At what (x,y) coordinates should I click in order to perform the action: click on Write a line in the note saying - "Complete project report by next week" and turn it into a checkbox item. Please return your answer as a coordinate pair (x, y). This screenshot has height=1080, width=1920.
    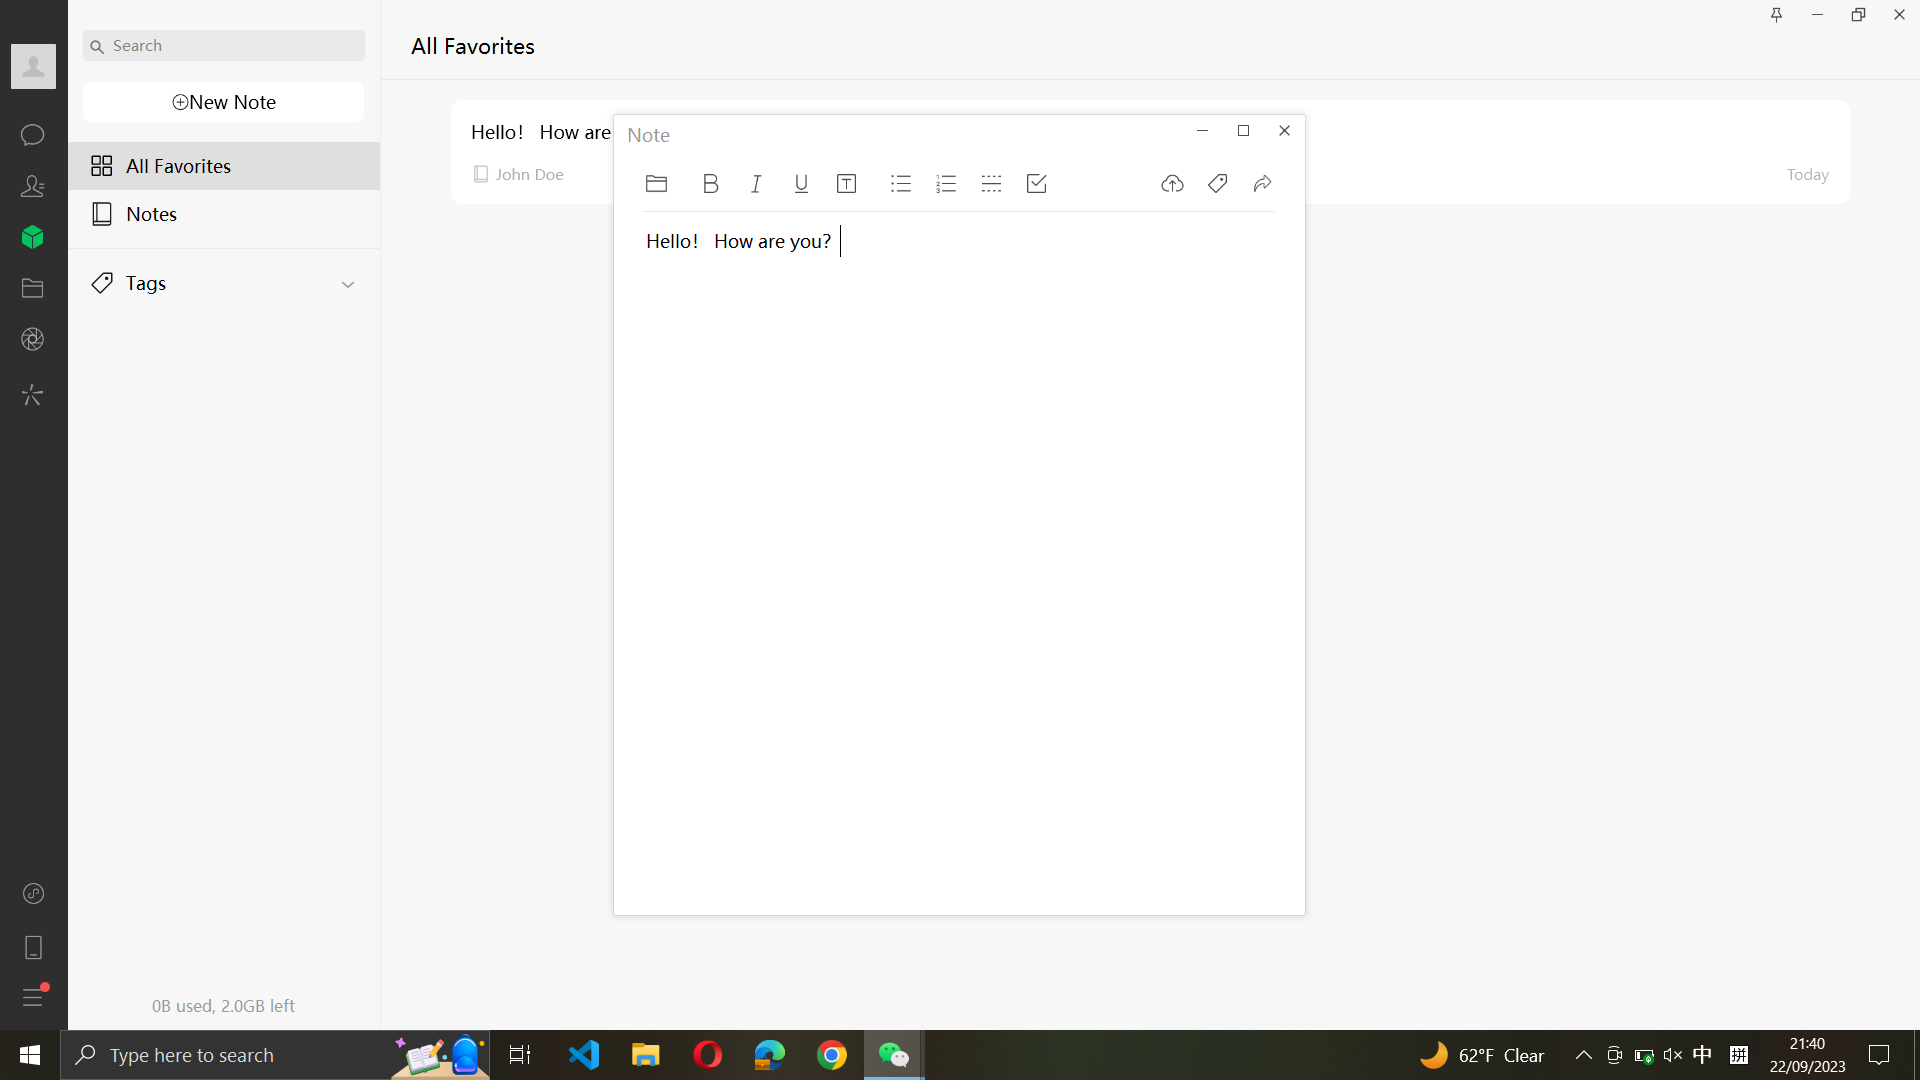
    Looking at the image, I should click on (727, 585).